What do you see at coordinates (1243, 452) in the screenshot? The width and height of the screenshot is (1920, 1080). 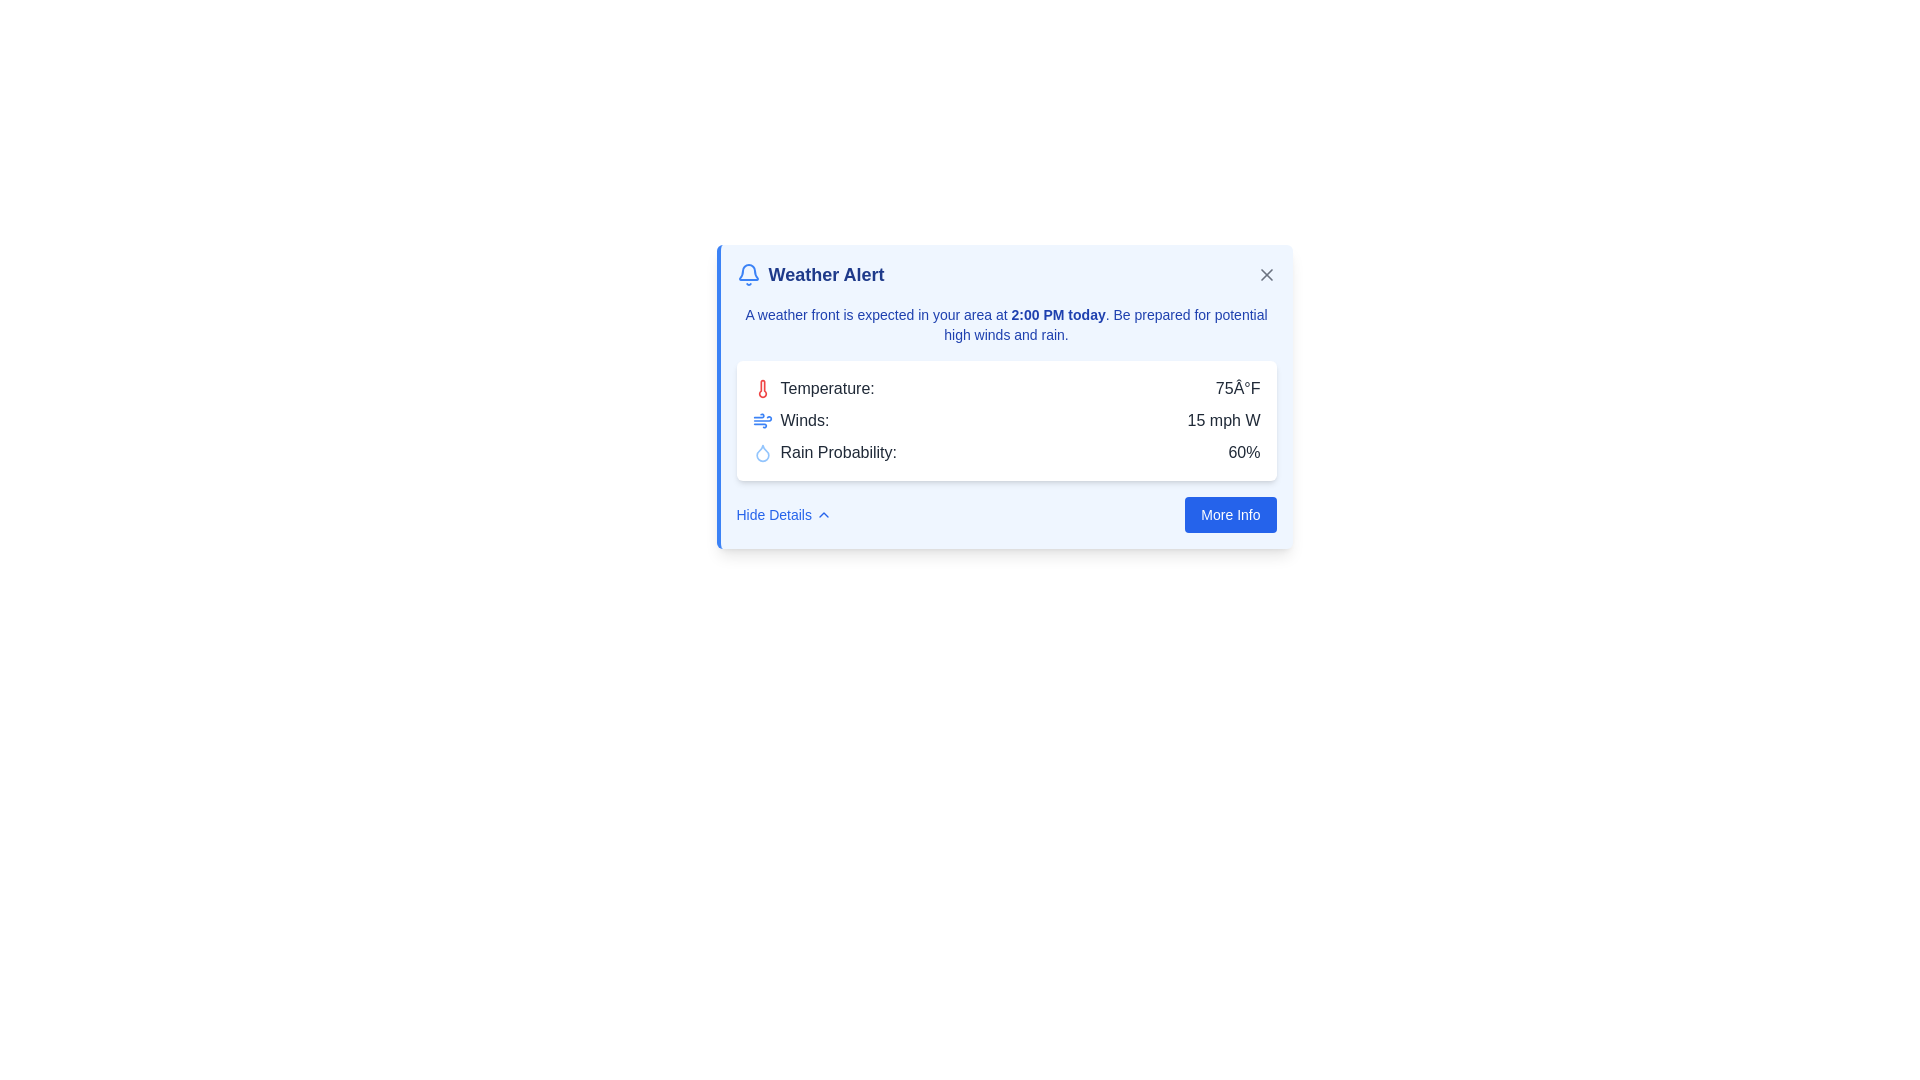 I see `the static text label displaying '60%' which is styled in black sans-serif font and is positioned to the right of 'Rain Probability:' in the weather alert card` at bounding box center [1243, 452].